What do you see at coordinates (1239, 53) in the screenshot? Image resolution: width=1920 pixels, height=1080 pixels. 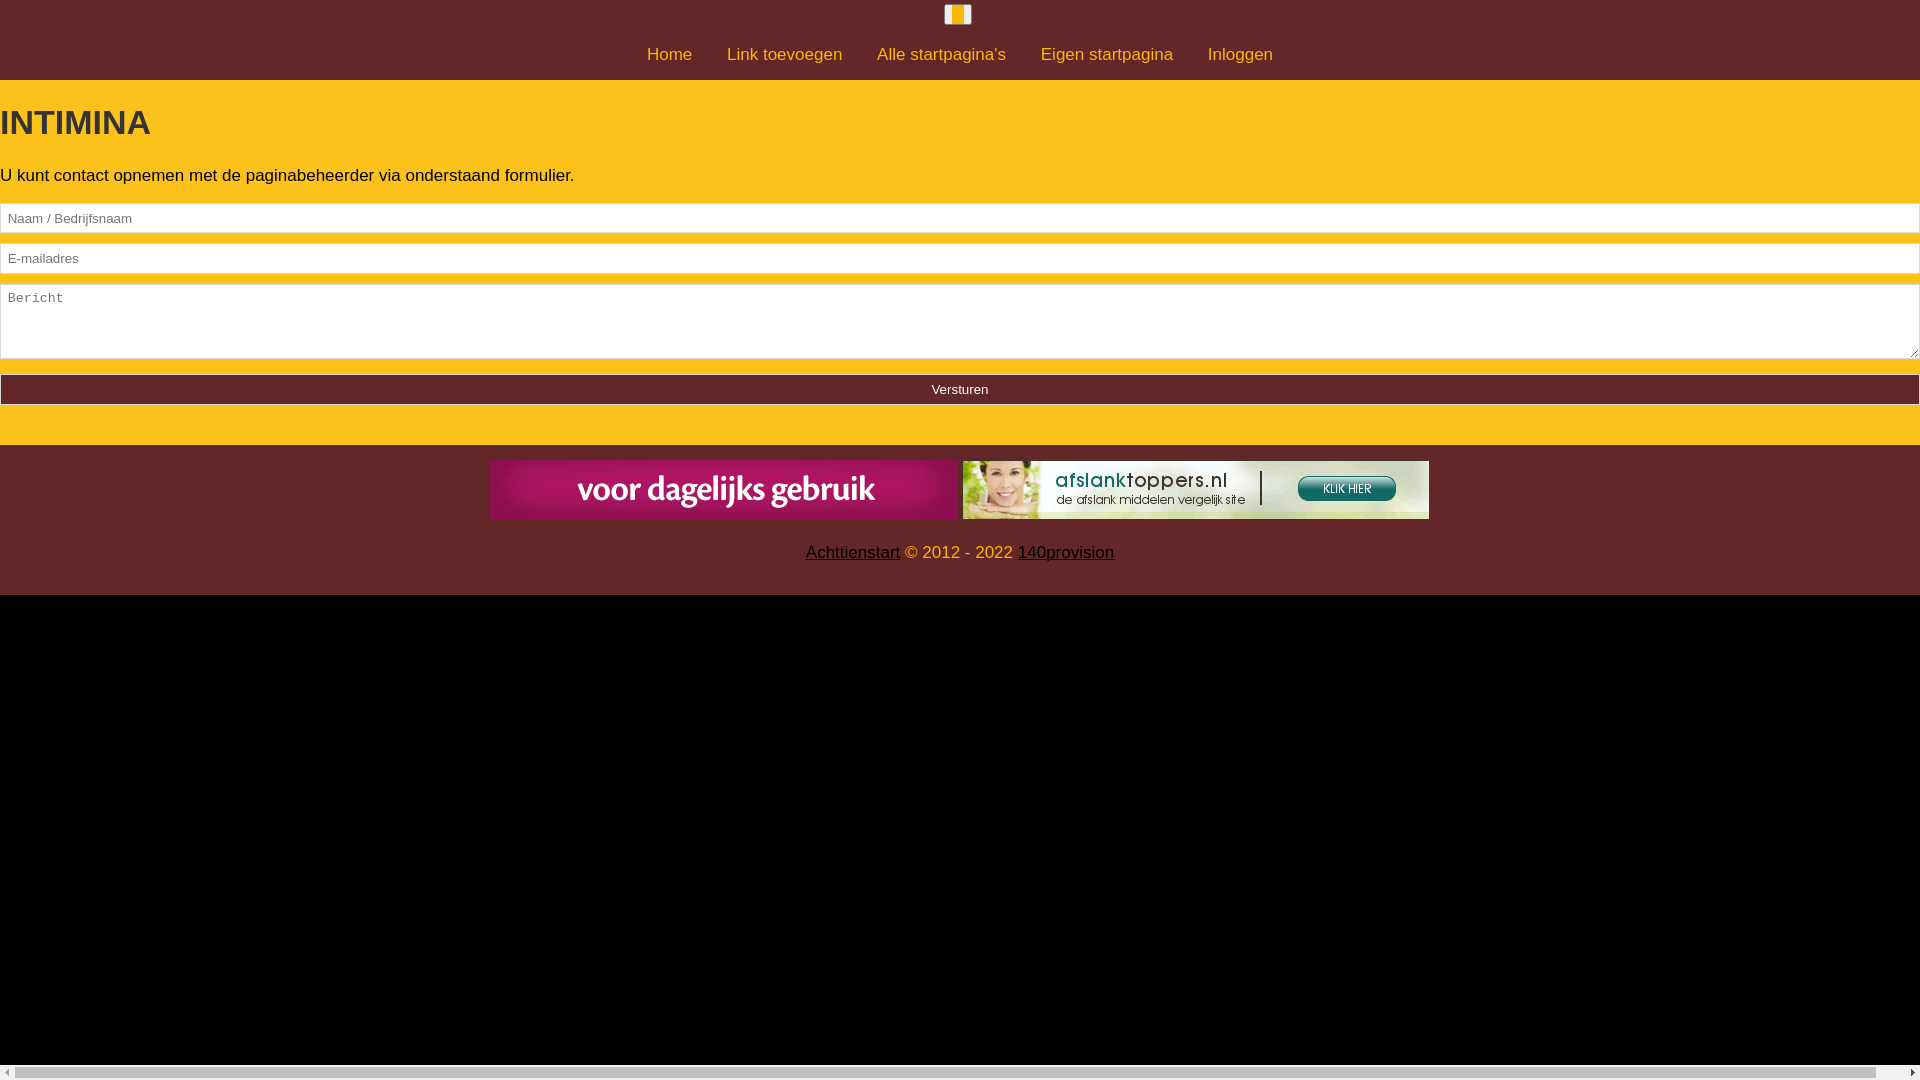 I see `'Inloggen'` at bounding box center [1239, 53].